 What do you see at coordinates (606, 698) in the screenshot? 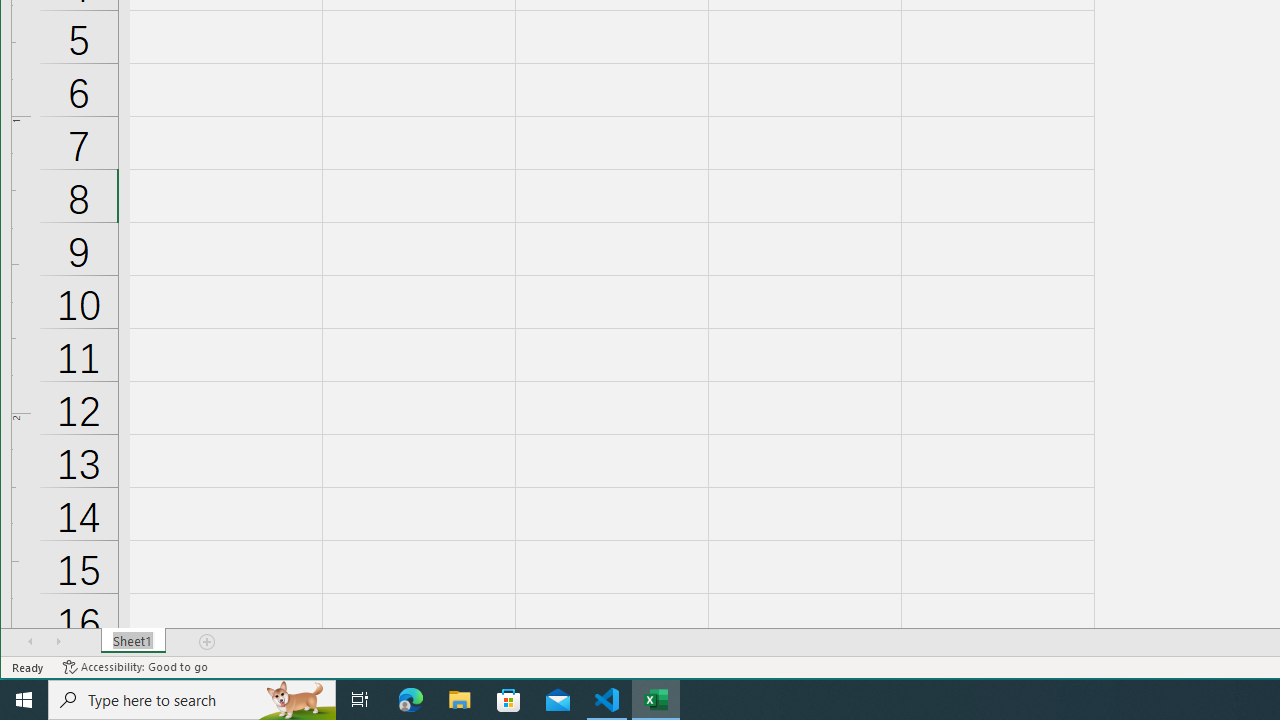
I see `'Visual Studio Code - 1 running window'` at bounding box center [606, 698].